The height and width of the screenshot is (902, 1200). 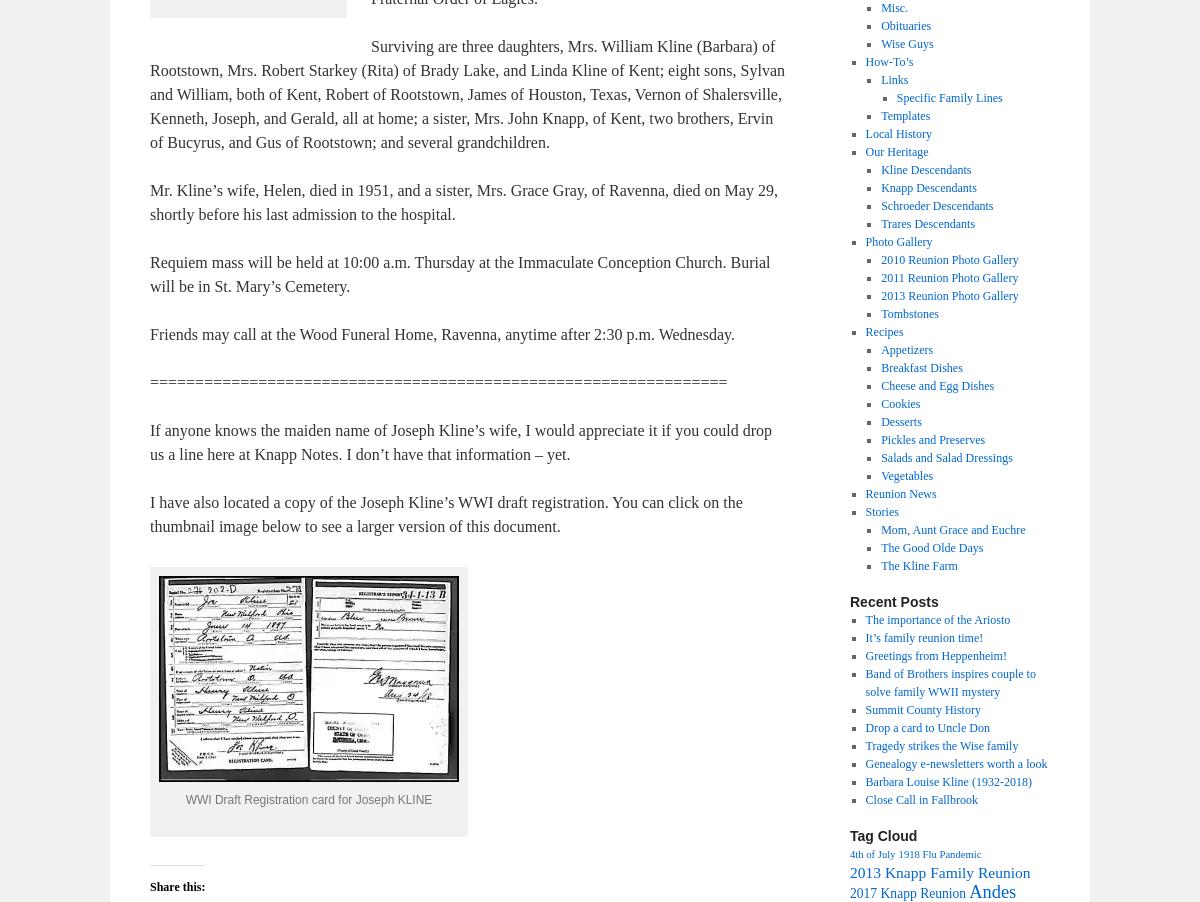 I want to click on '2010 Reunion Photo Gallery', so click(x=949, y=259).